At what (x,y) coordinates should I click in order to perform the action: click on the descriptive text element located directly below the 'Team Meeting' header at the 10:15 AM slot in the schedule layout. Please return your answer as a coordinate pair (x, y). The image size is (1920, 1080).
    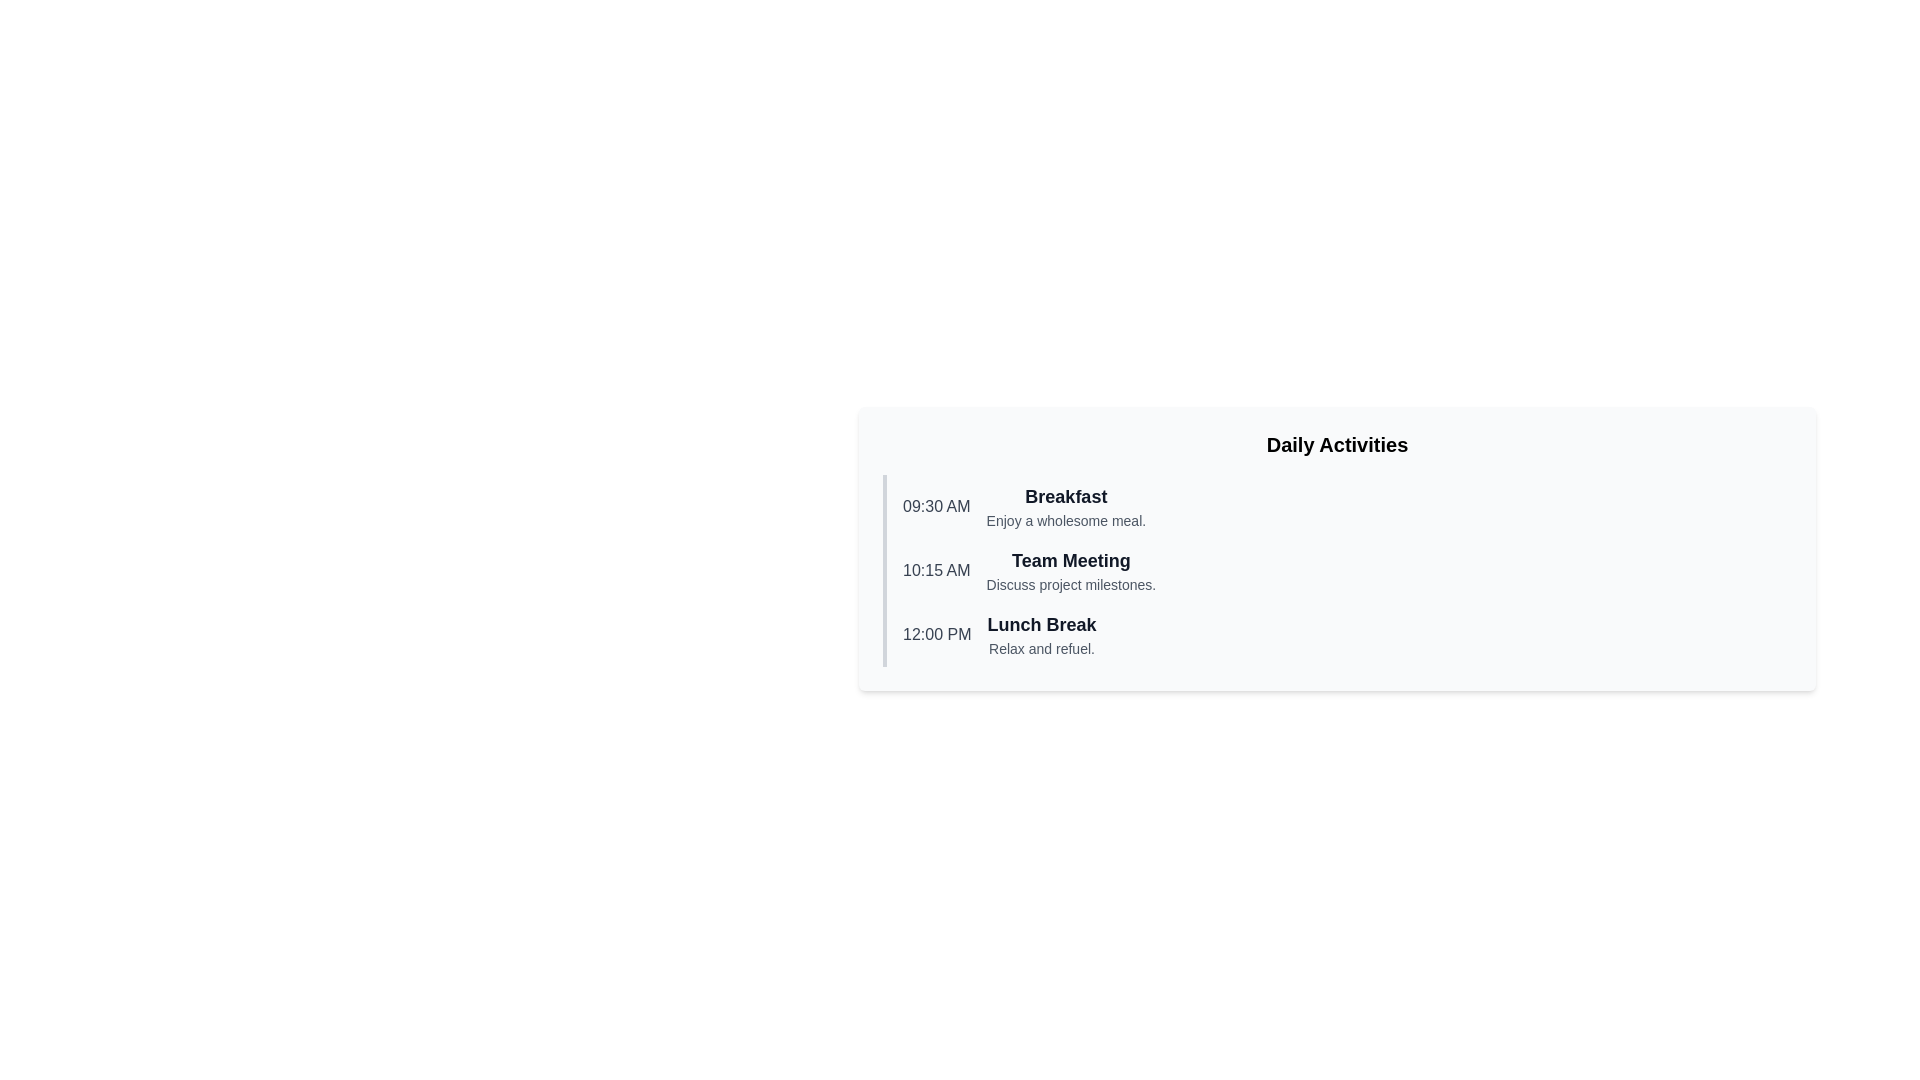
    Looking at the image, I should click on (1070, 585).